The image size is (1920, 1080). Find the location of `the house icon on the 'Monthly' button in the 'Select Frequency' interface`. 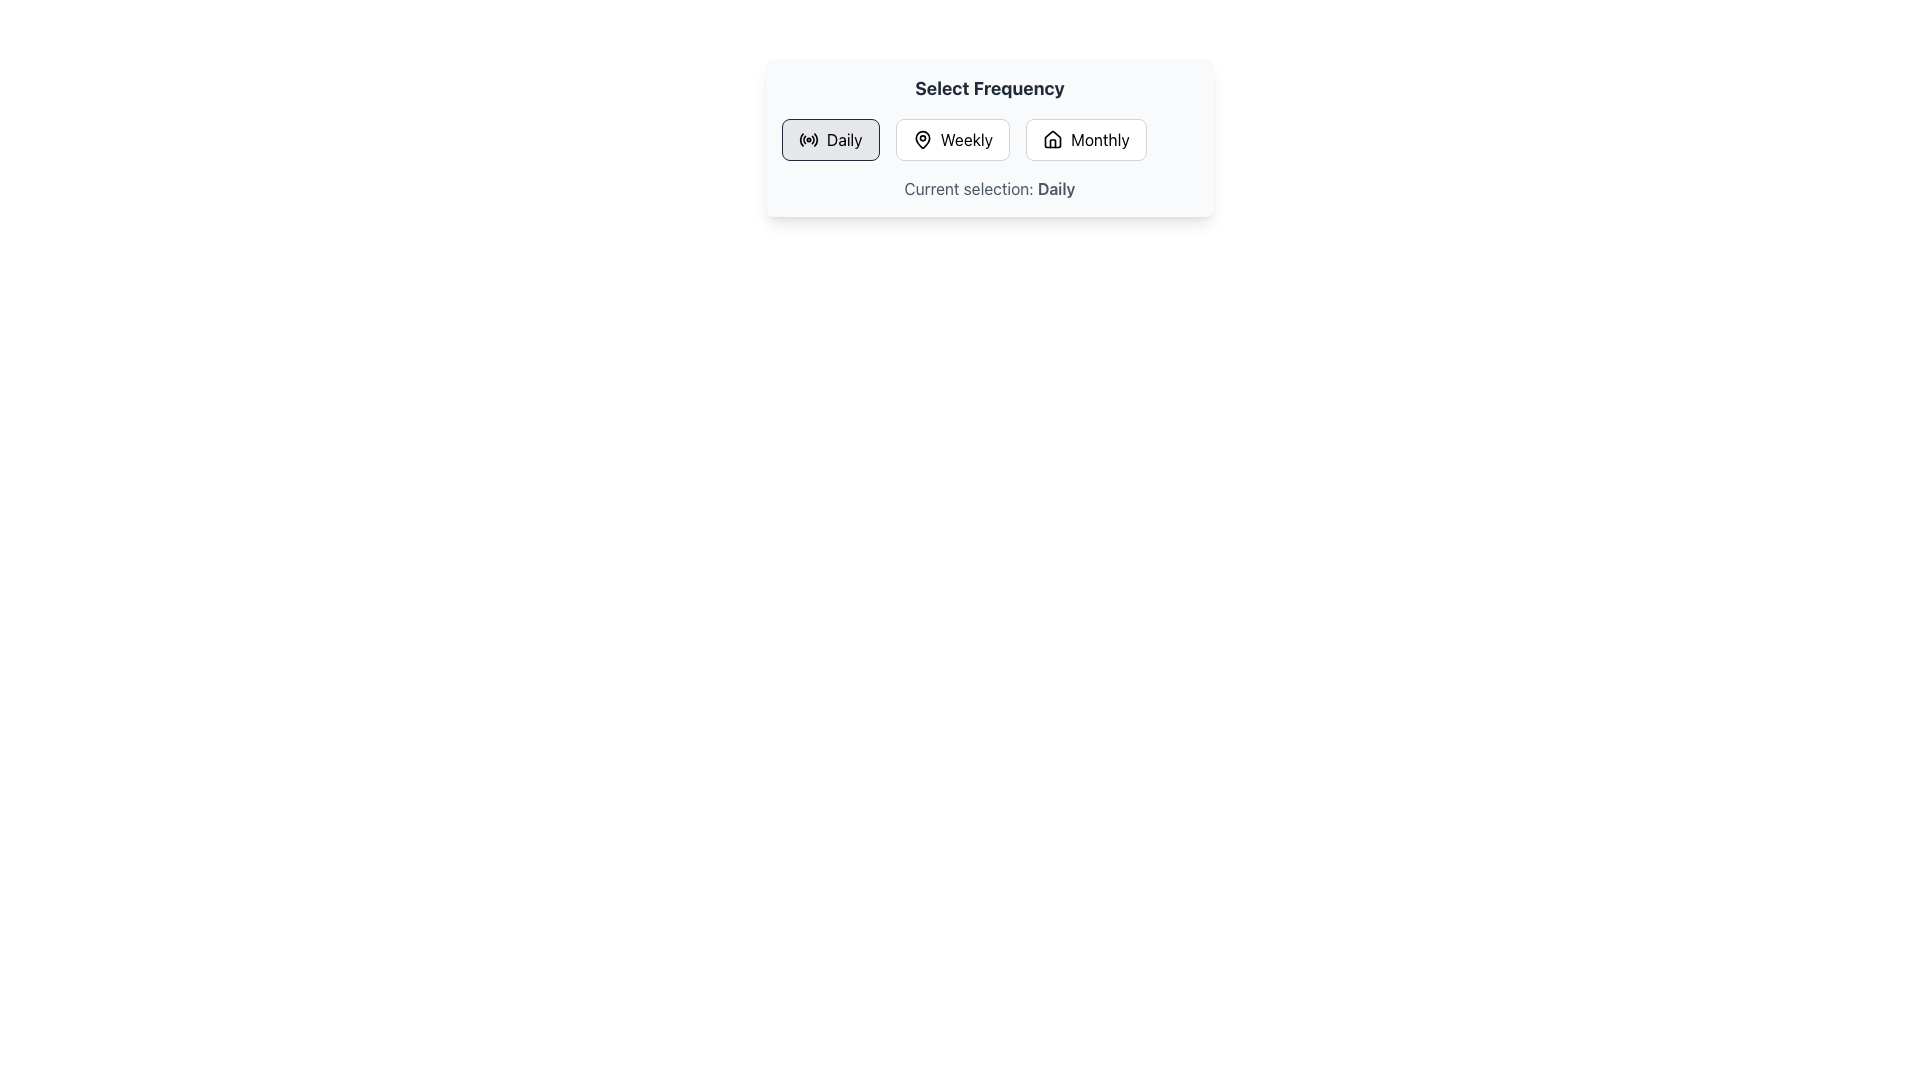

the house icon on the 'Monthly' button in the 'Select Frequency' interface is located at coordinates (1052, 138).